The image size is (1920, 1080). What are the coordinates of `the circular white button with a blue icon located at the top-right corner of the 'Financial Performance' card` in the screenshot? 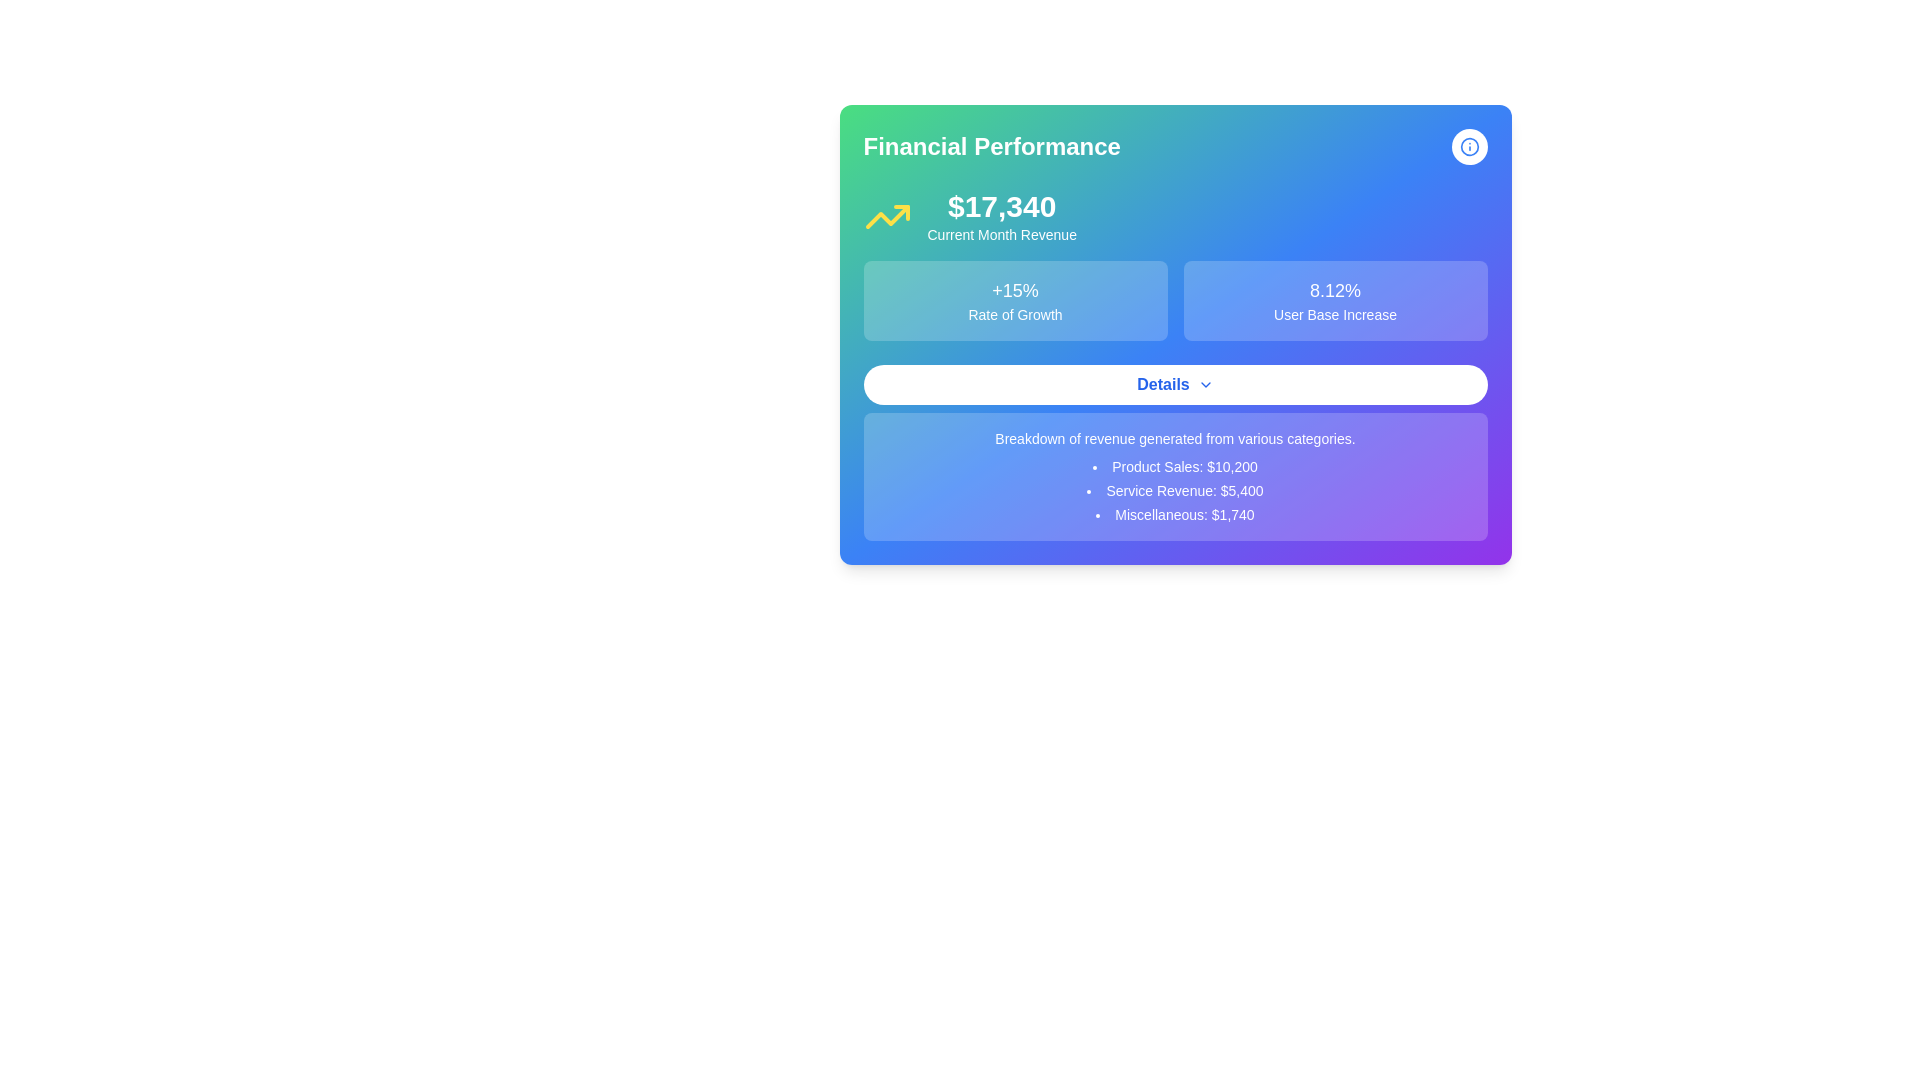 It's located at (1469, 145).